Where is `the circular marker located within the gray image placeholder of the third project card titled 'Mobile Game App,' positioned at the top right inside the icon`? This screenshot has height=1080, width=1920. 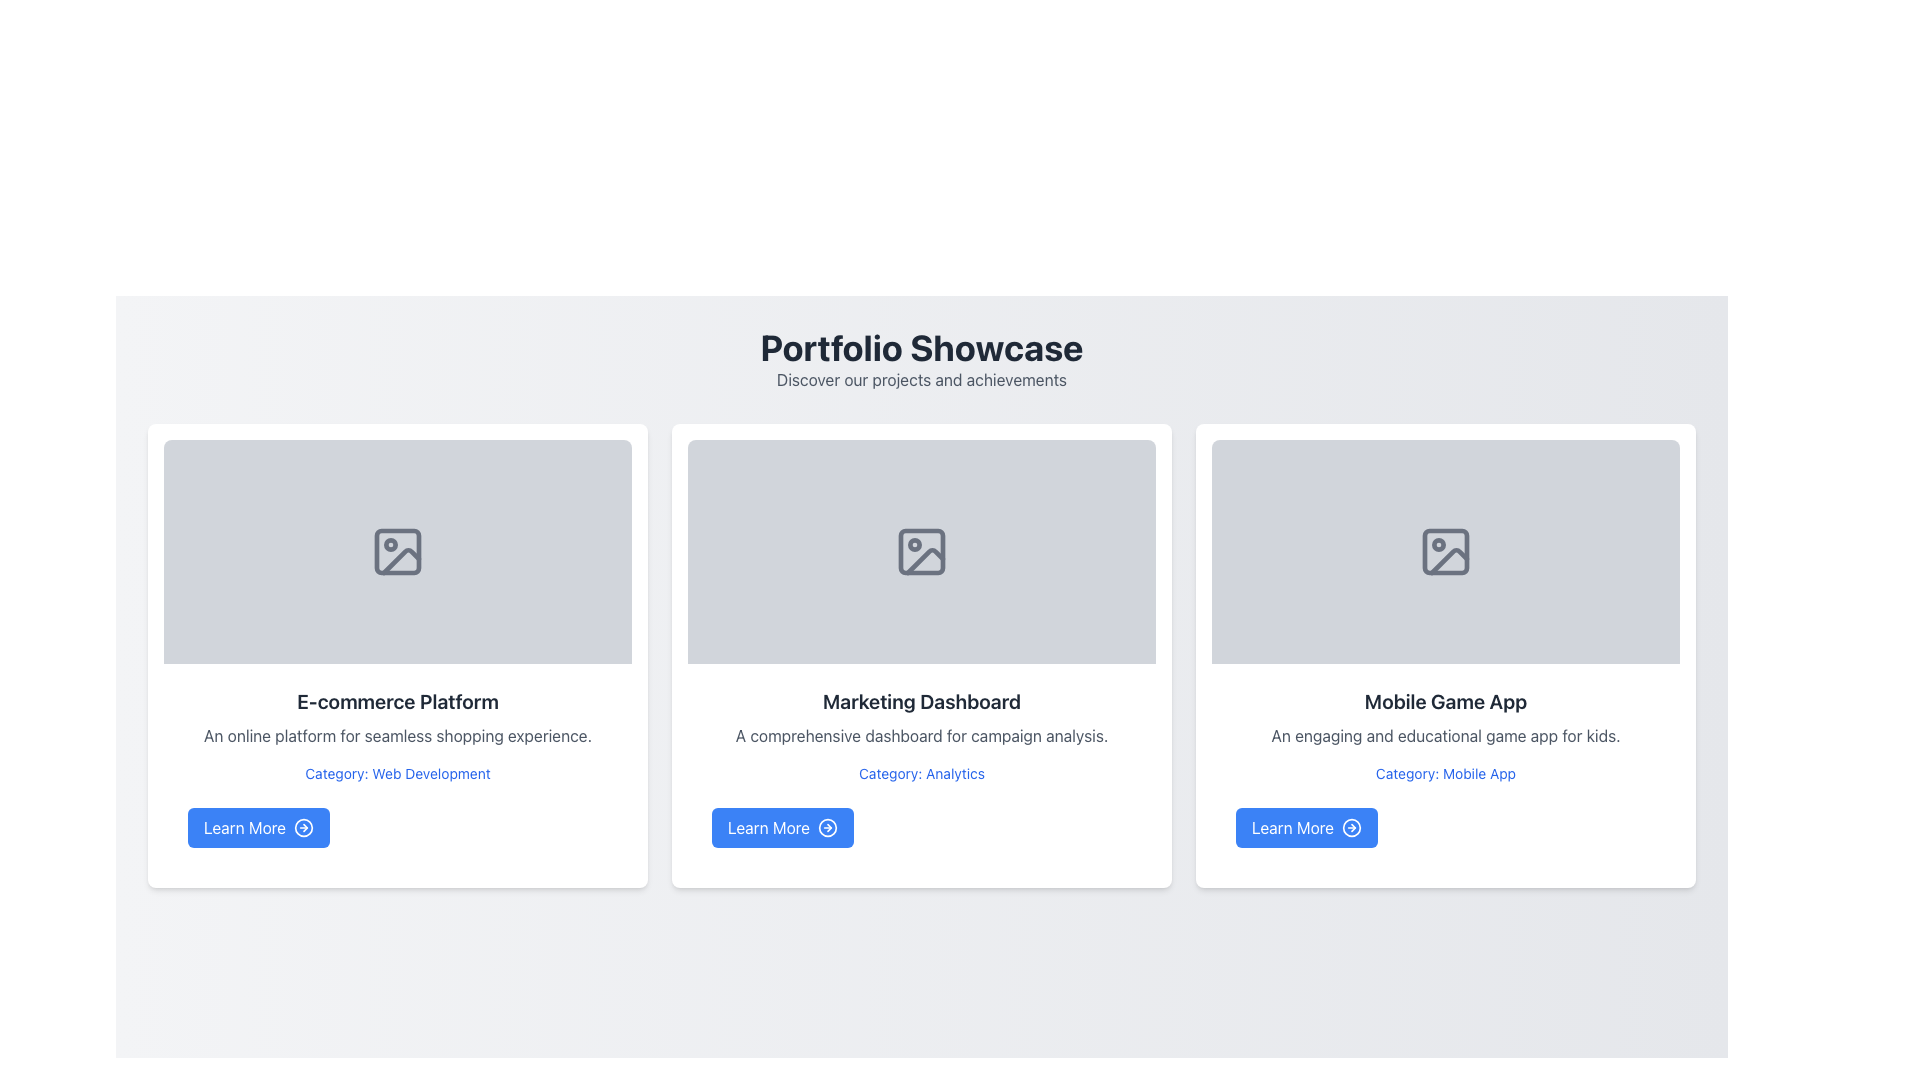
the circular marker located within the gray image placeholder of the third project card titled 'Mobile Game App,' positioned at the top right inside the icon is located at coordinates (1438, 544).